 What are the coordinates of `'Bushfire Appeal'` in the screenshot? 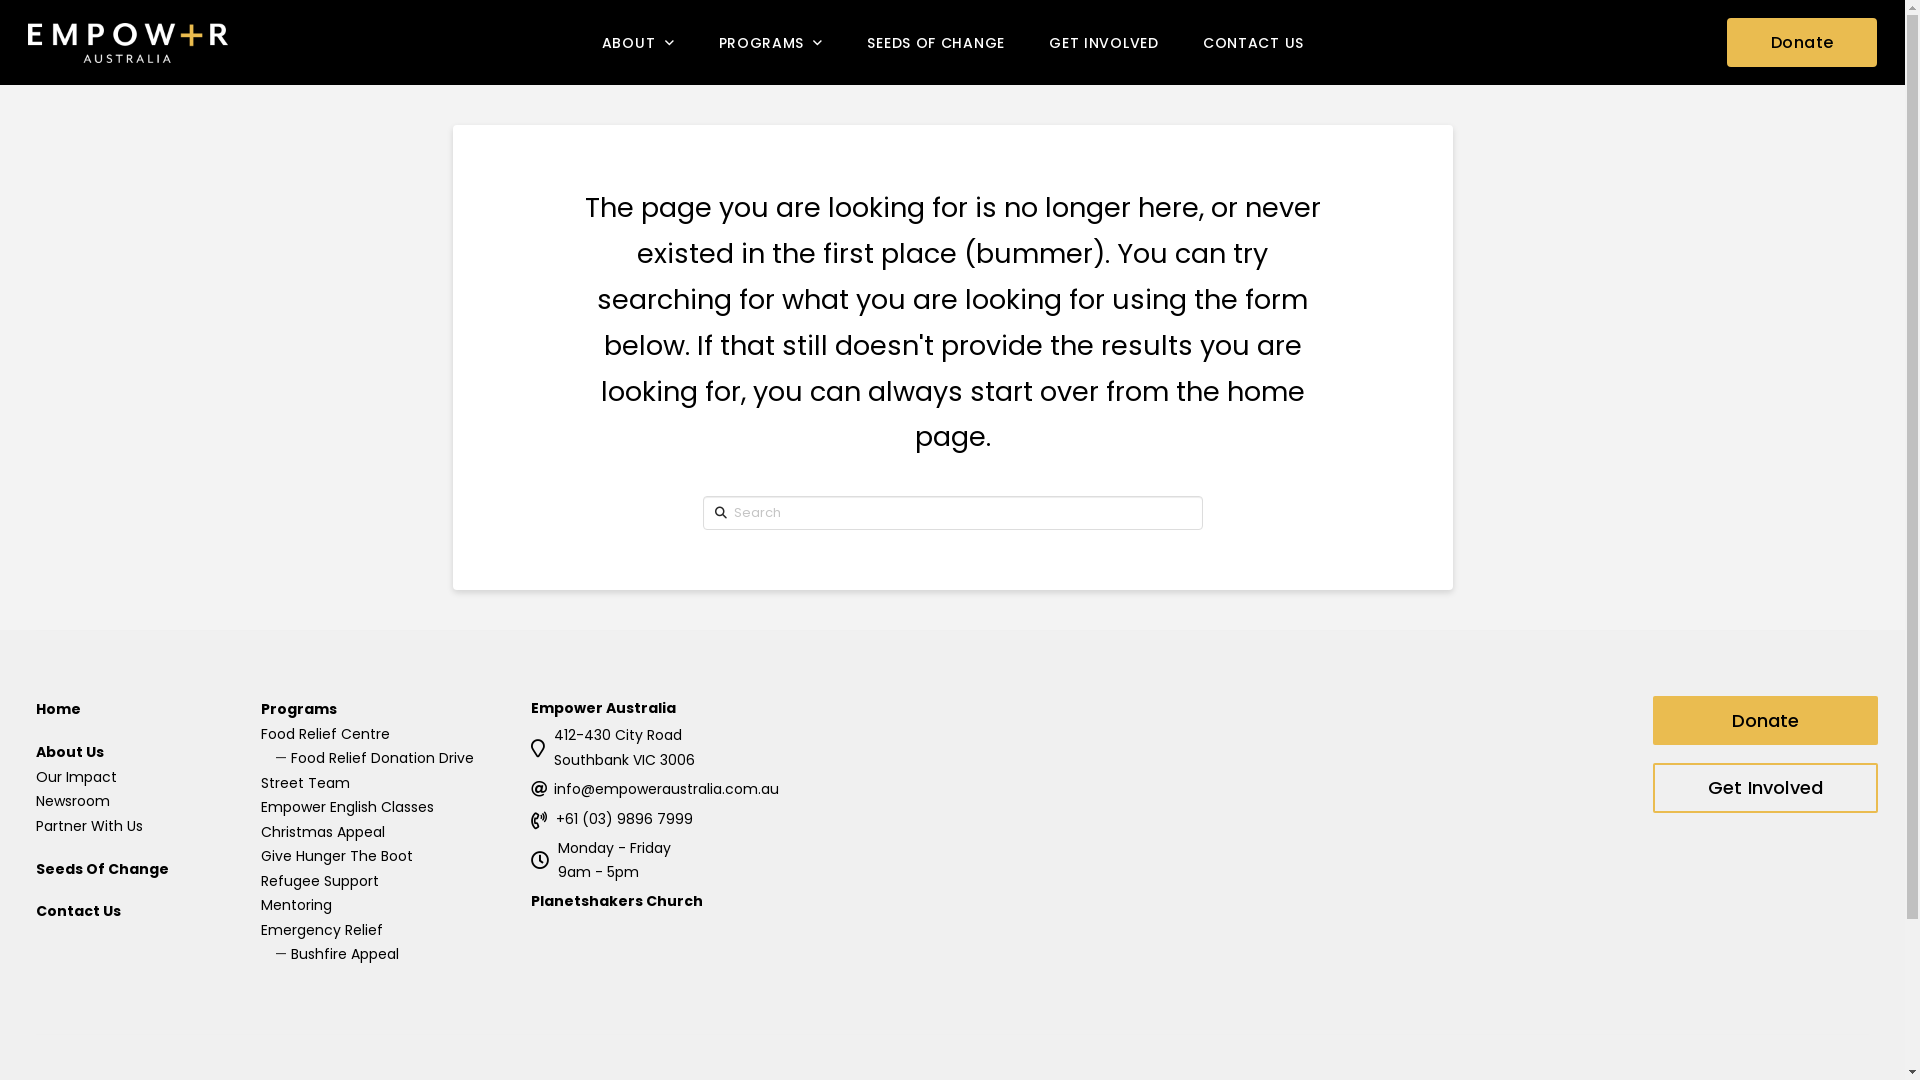 It's located at (345, 952).